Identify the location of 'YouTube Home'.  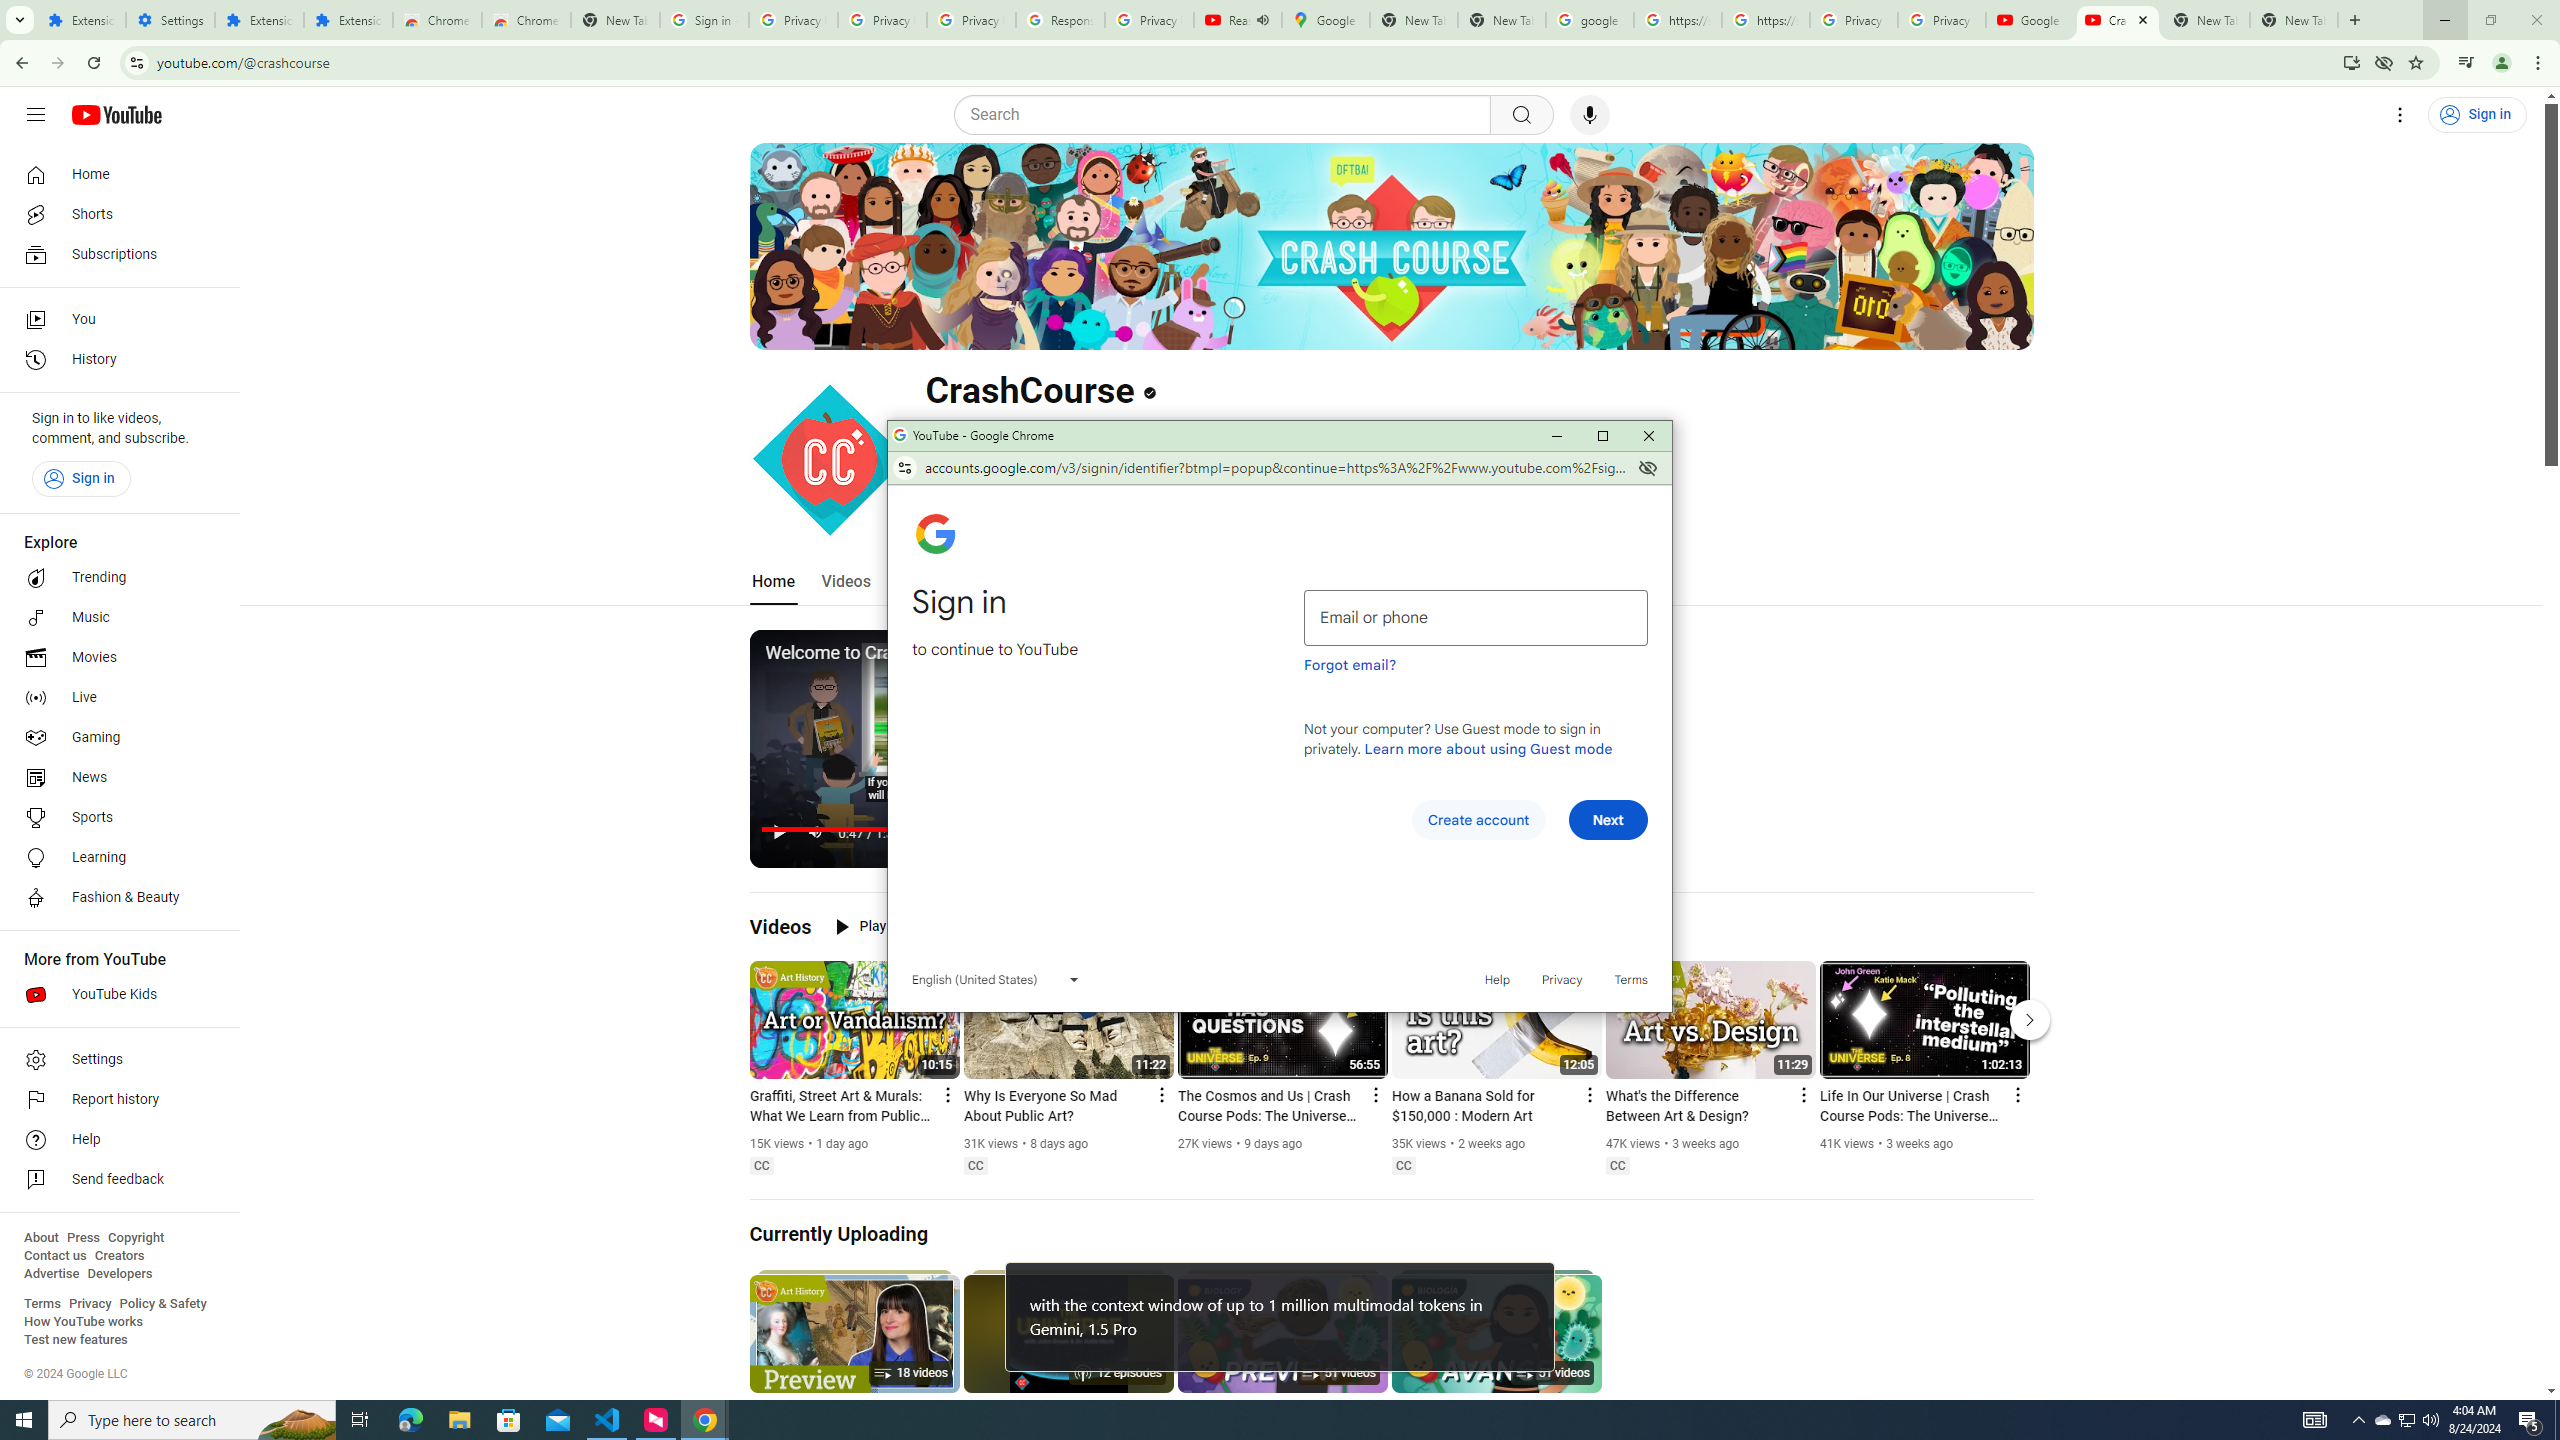
(115, 114).